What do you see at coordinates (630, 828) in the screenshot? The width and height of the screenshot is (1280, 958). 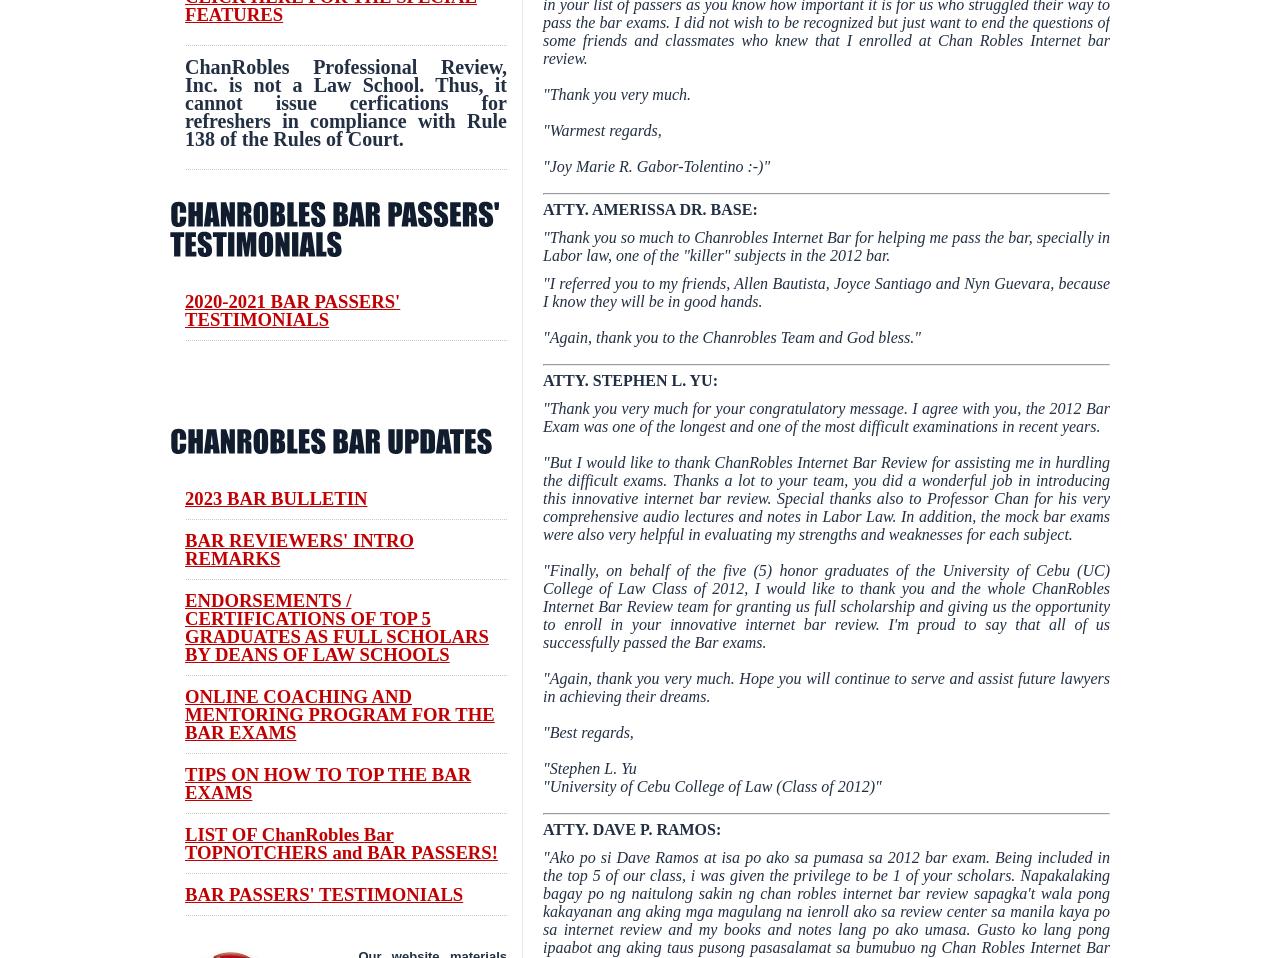 I see `'ATTY. DAVE P. RAMOS:'` at bounding box center [630, 828].